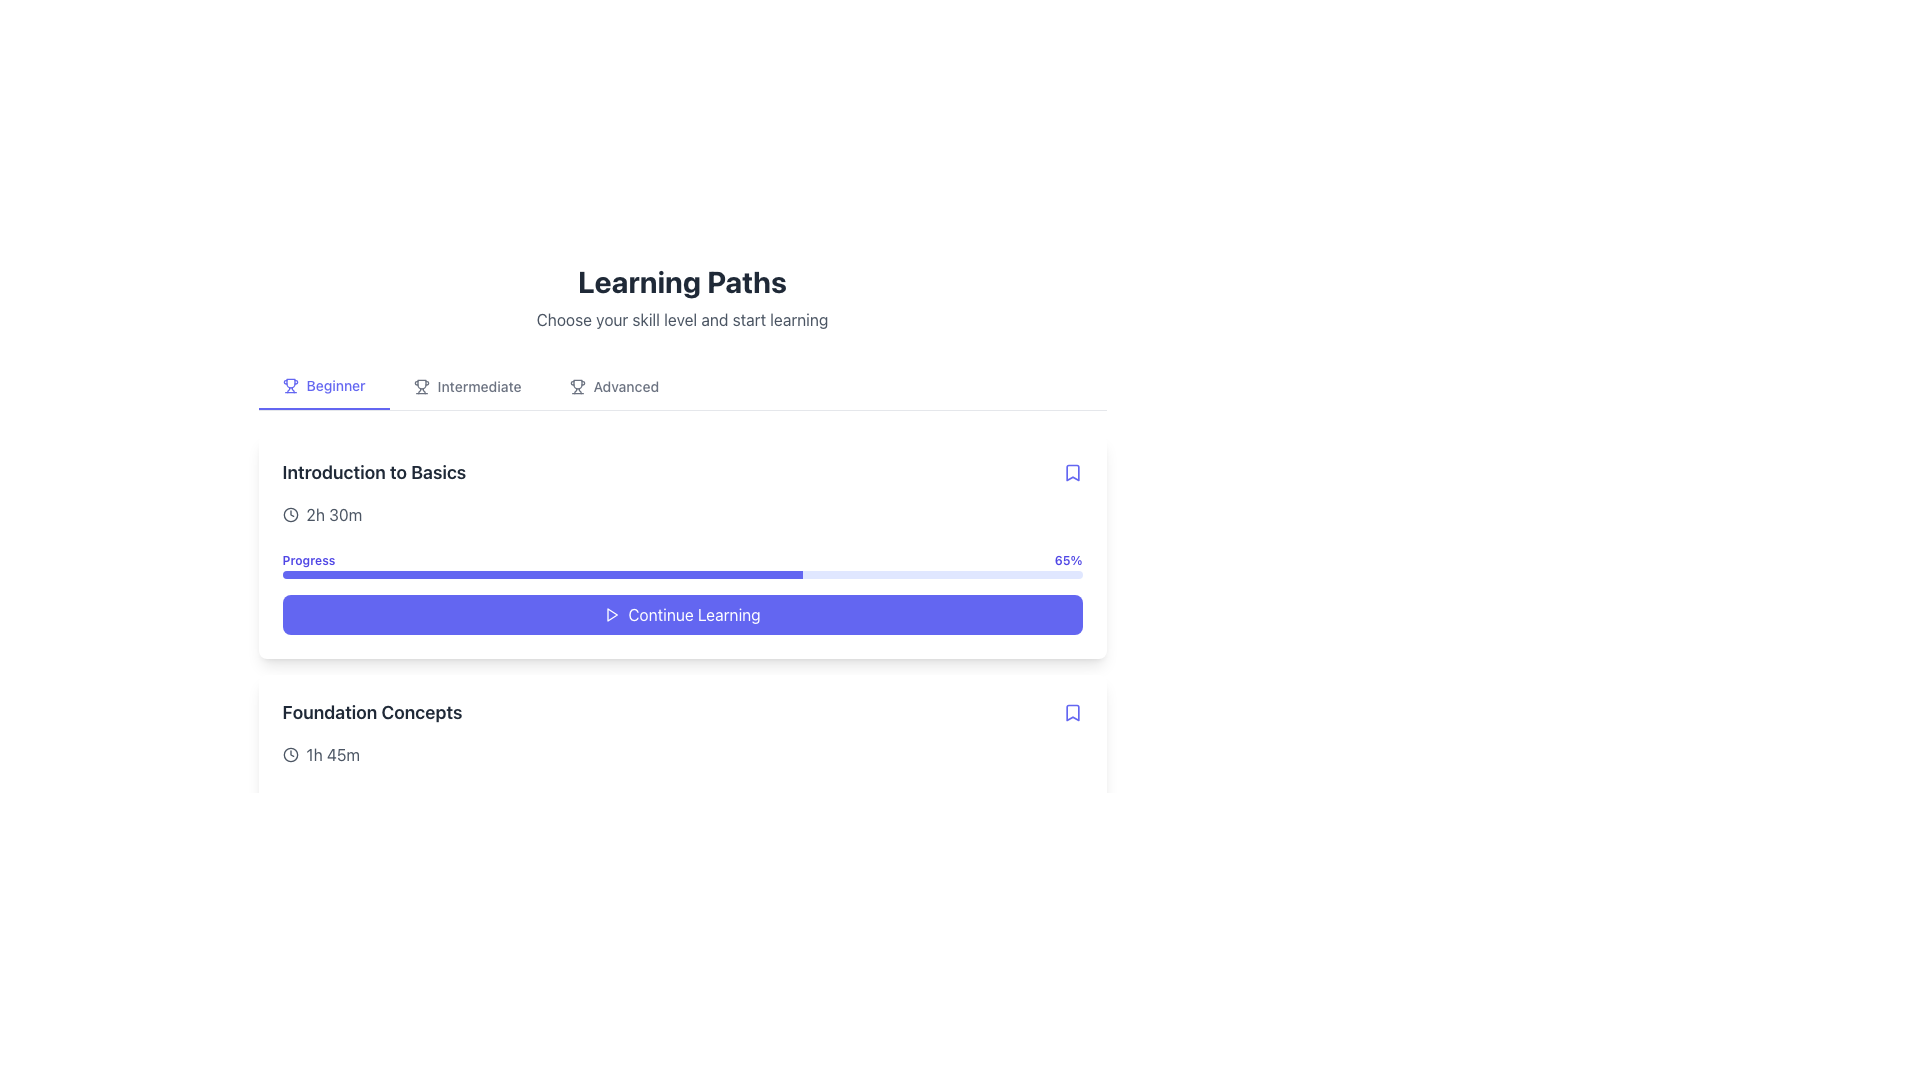 This screenshot has width=1920, height=1080. I want to click on the clock icon SVG element, which features a circular outline and a clock hand design, located to the left of the text '2h 30m' under the 'Introduction to Basics' section, so click(289, 514).